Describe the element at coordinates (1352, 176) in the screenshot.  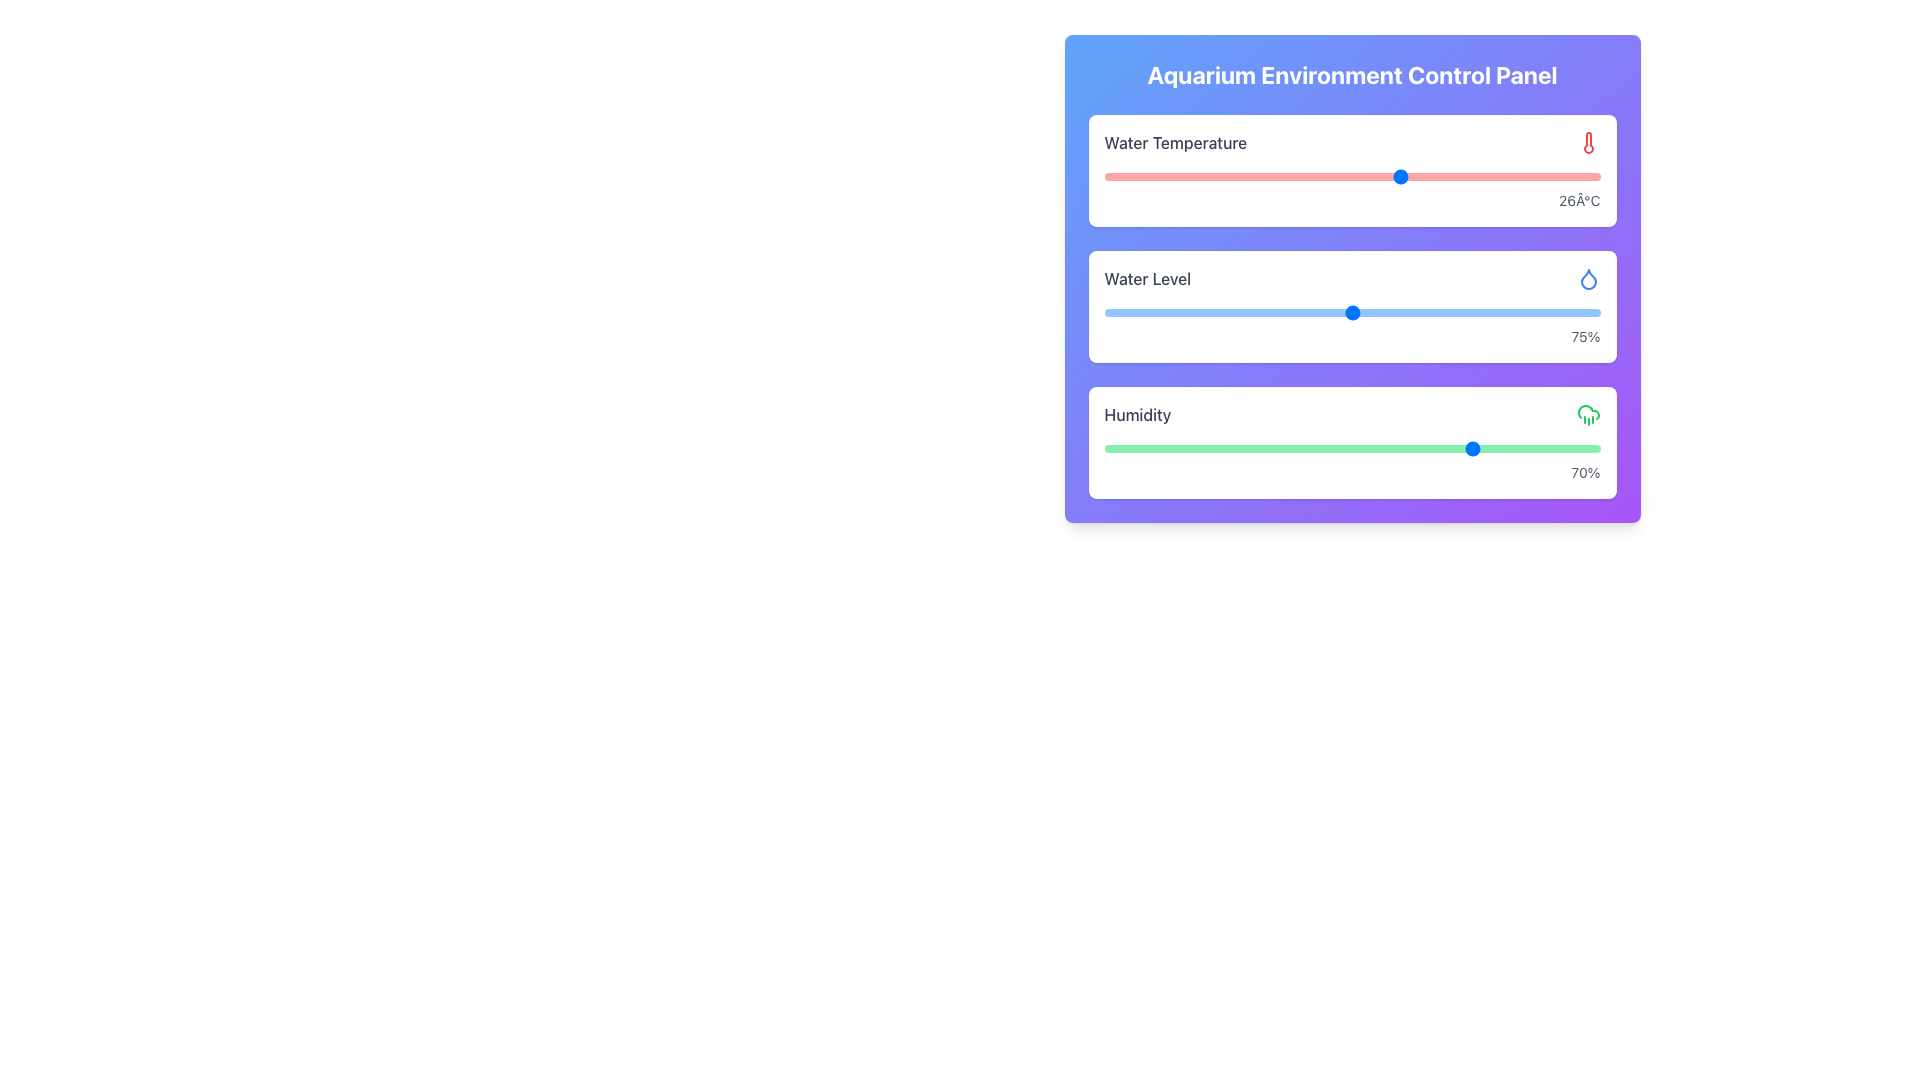
I see `temperature` at that location.